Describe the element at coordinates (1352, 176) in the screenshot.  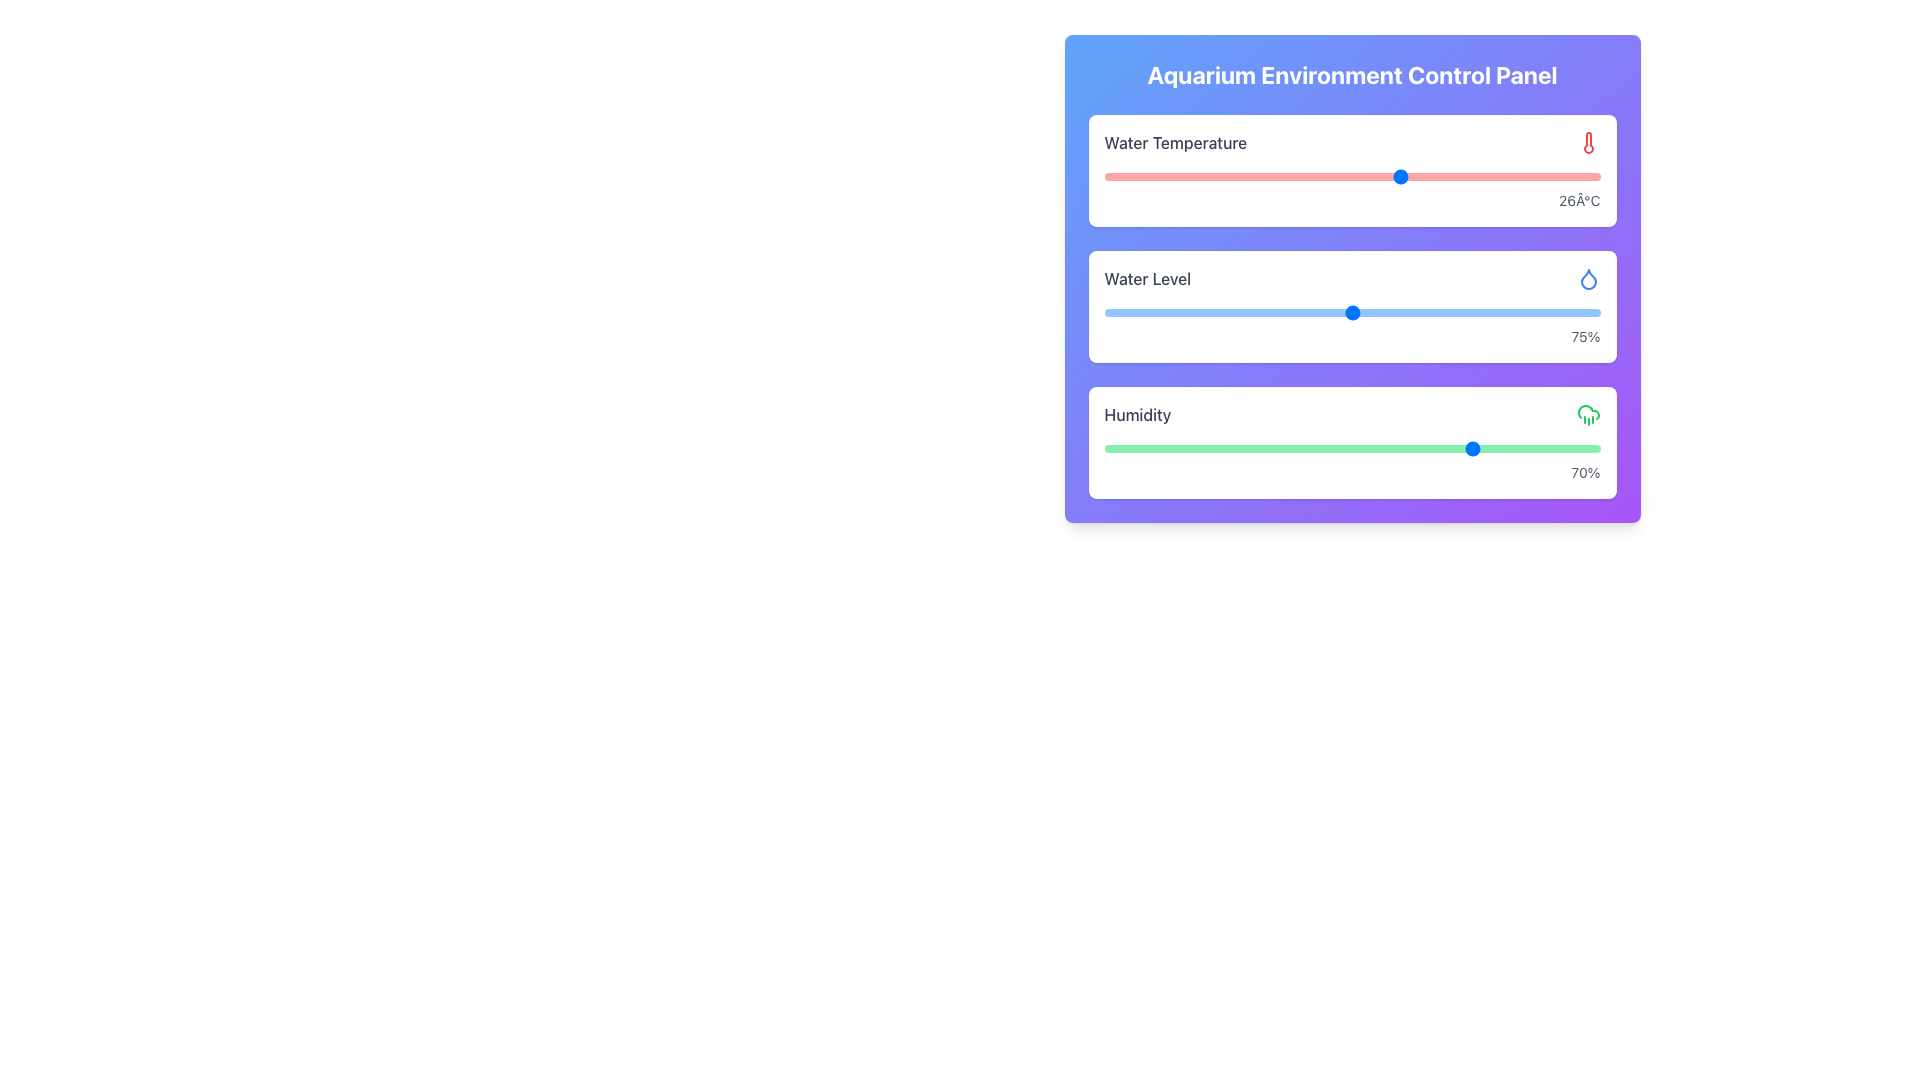
I see `temperature` at that location.